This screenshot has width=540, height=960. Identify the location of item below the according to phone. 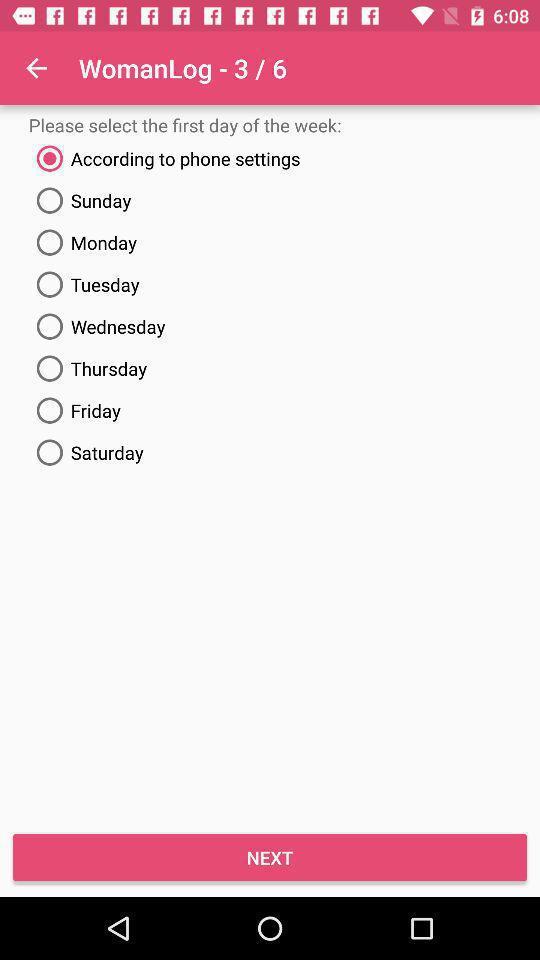
(270, 200).